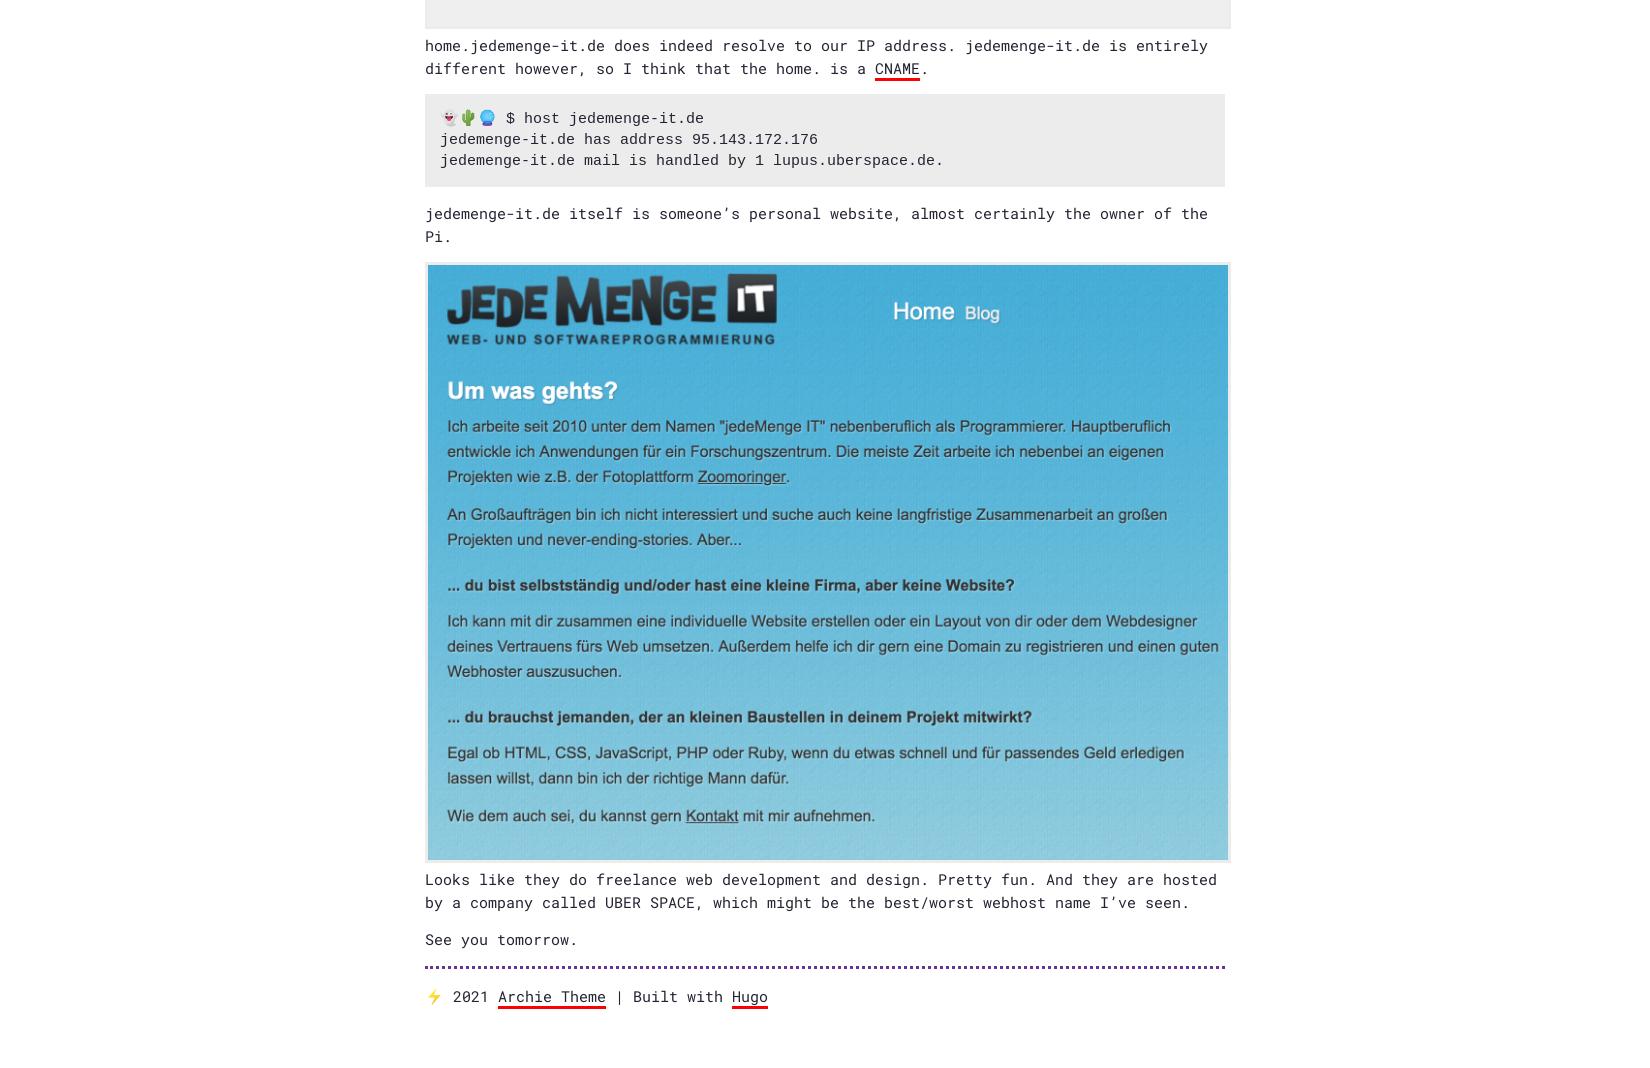 This screenshot has height=1068, width=1650. What do you see at coordinates (500, 938) in the screenshot?
I see `'See you tomorrow.'` at bounding box center [500, 938].